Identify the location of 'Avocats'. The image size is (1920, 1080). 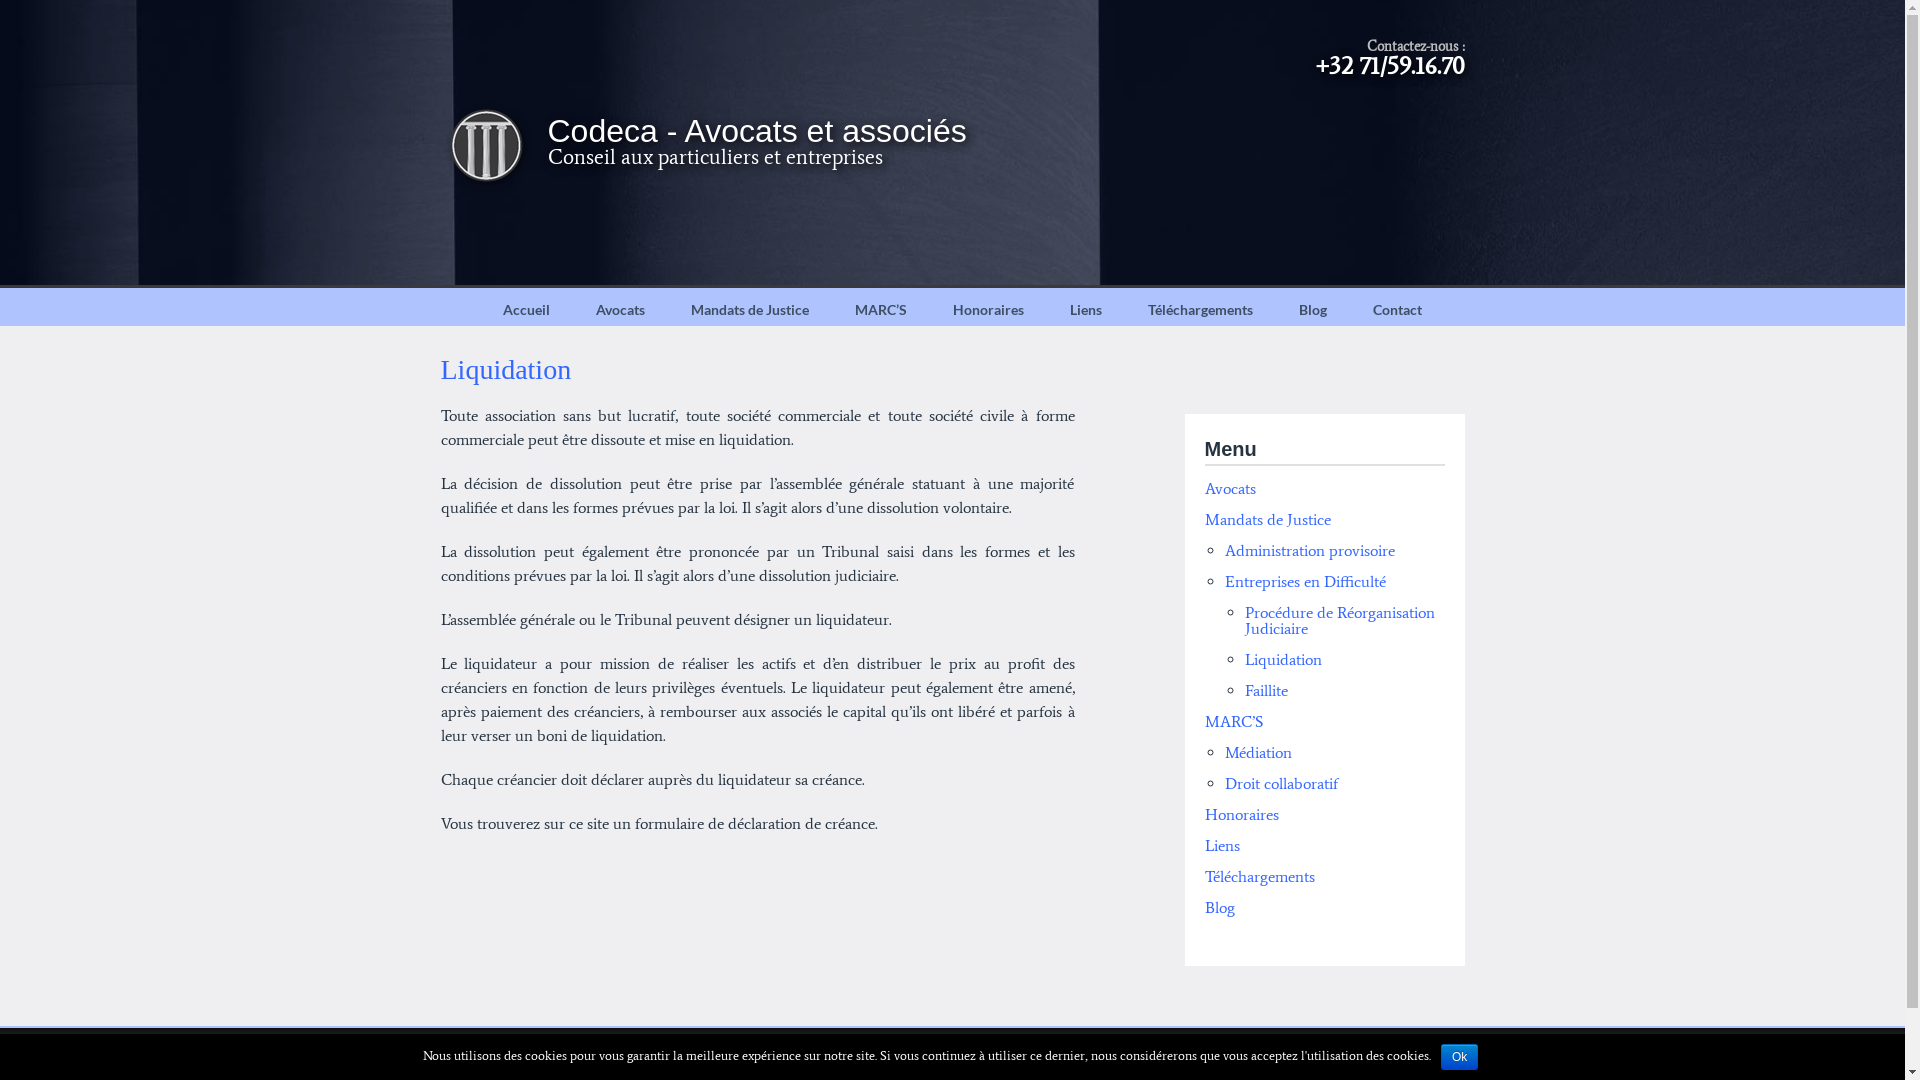
(618, 309).